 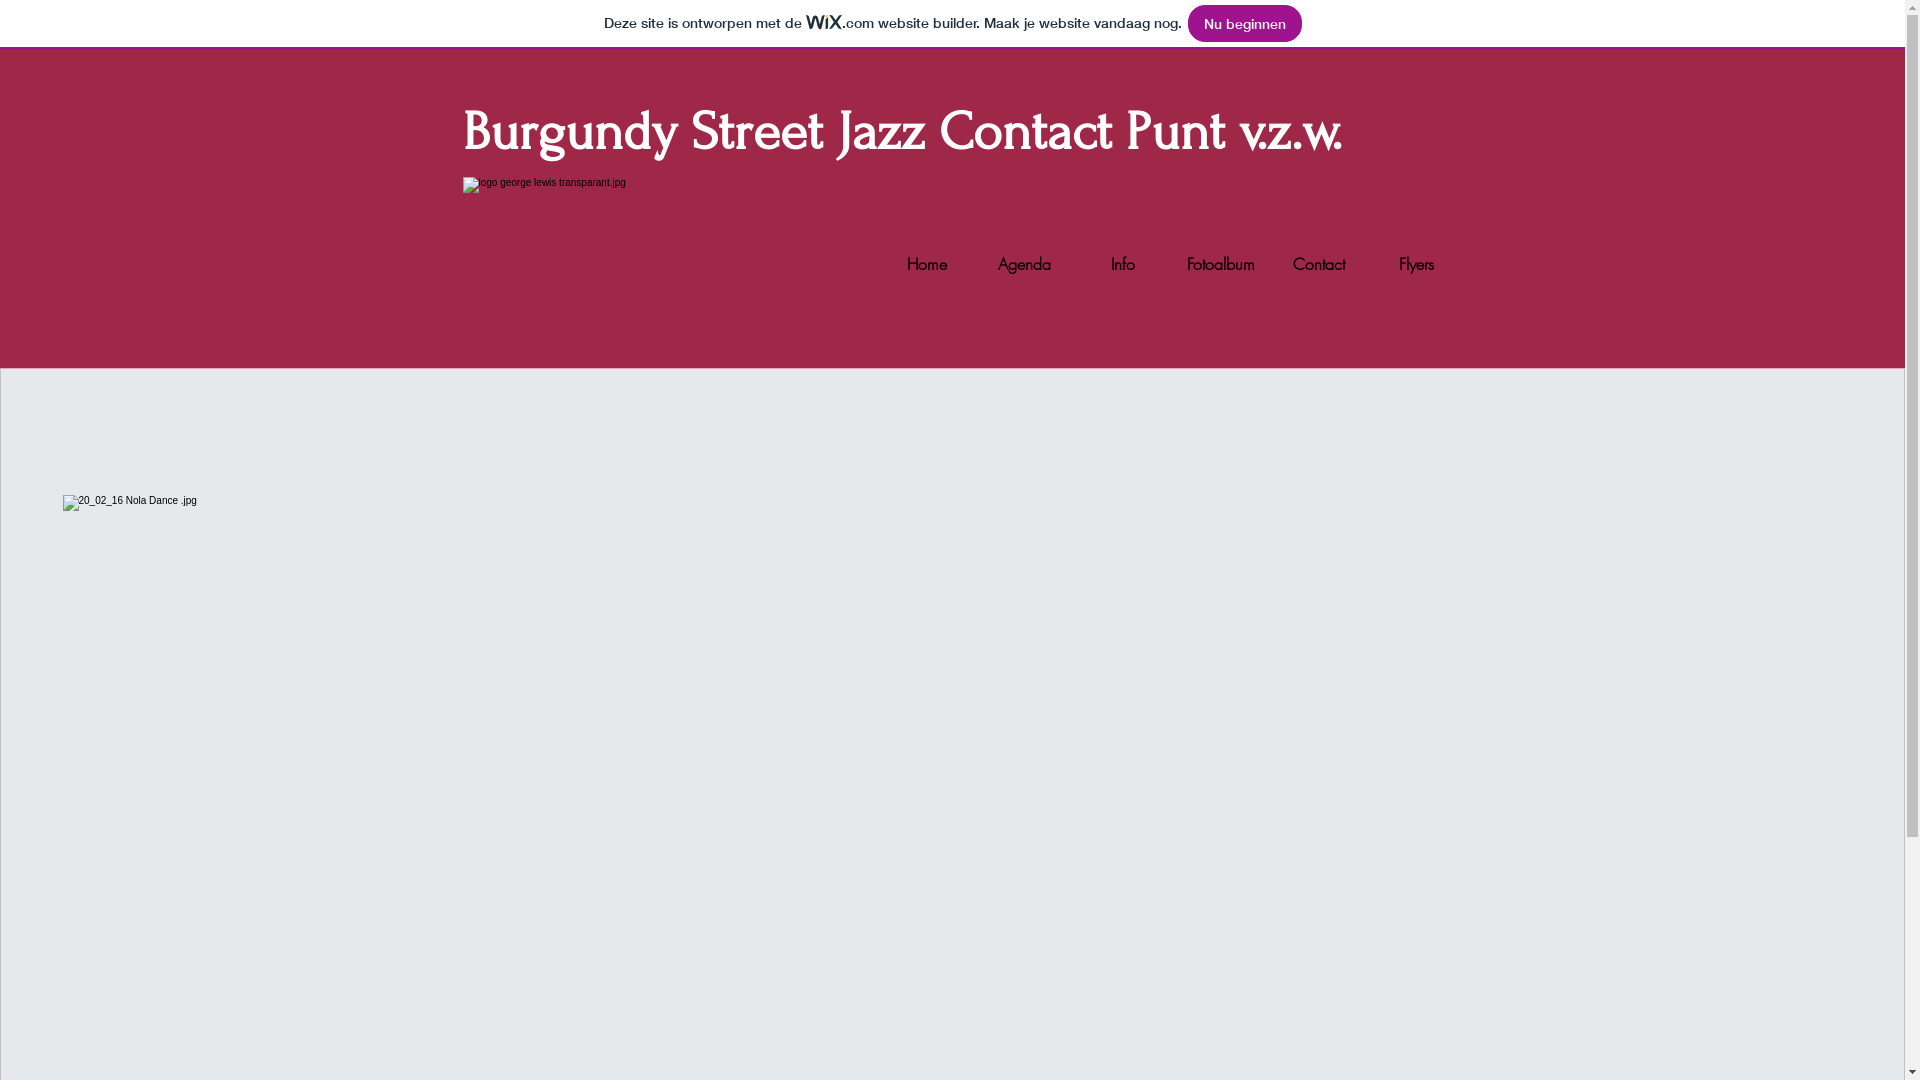 What do you see at coordinates (925, 262) in the screenshot?
I see `'Home'` at bounding box center [925, 262].